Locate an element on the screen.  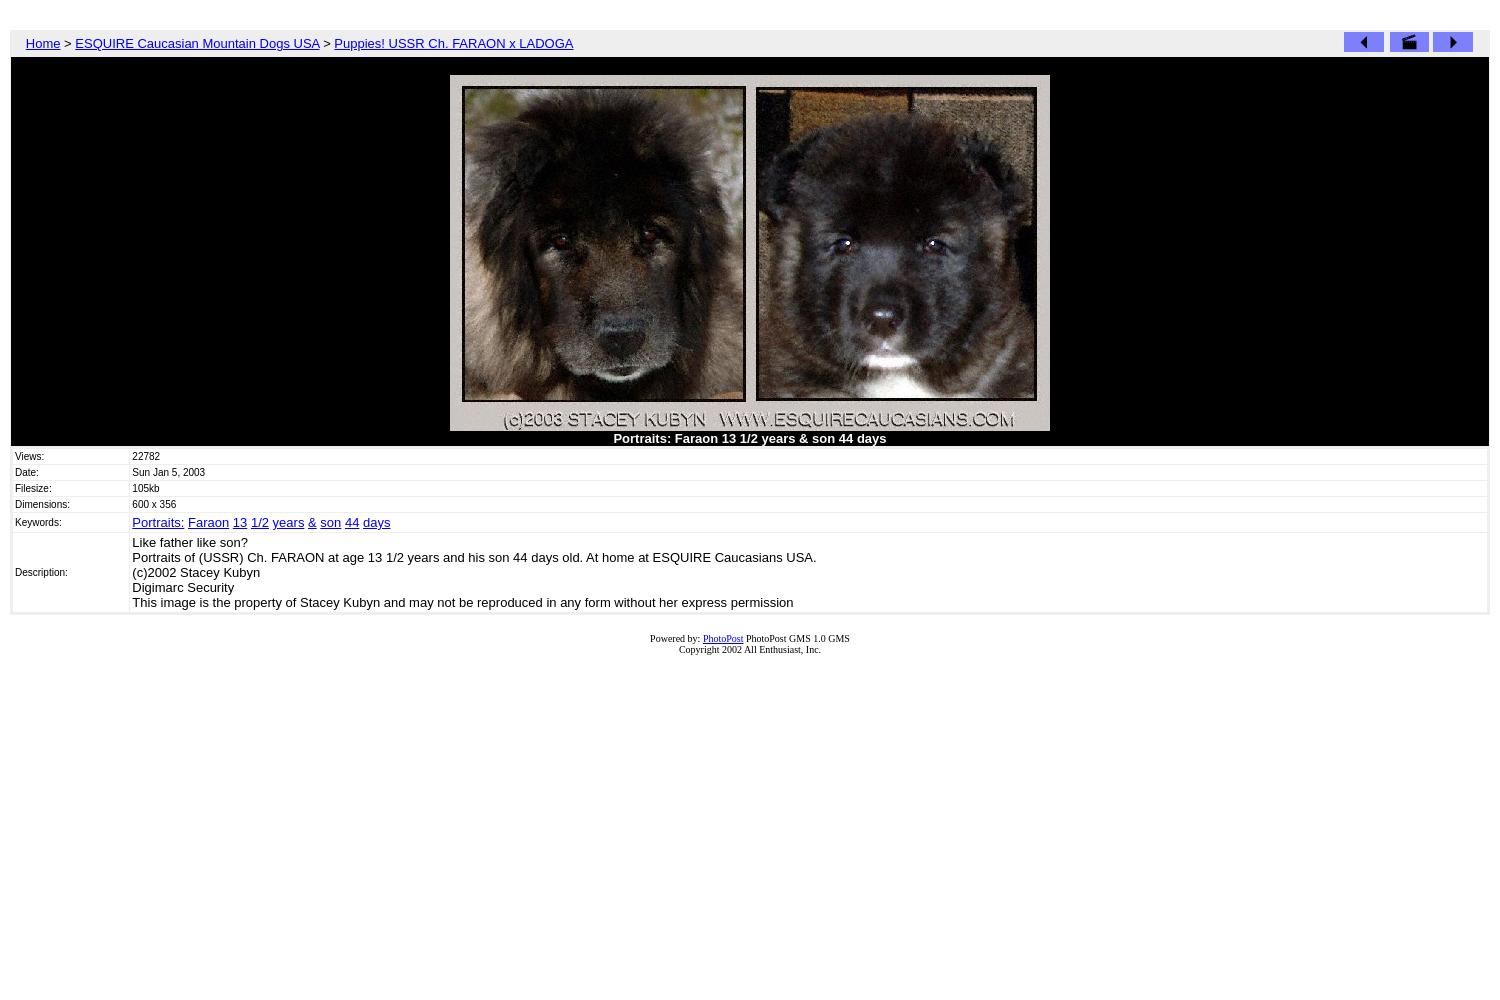
'Puppies! USSR Ch. FARAON x LADOGA' is located at coordinates (452, 43).